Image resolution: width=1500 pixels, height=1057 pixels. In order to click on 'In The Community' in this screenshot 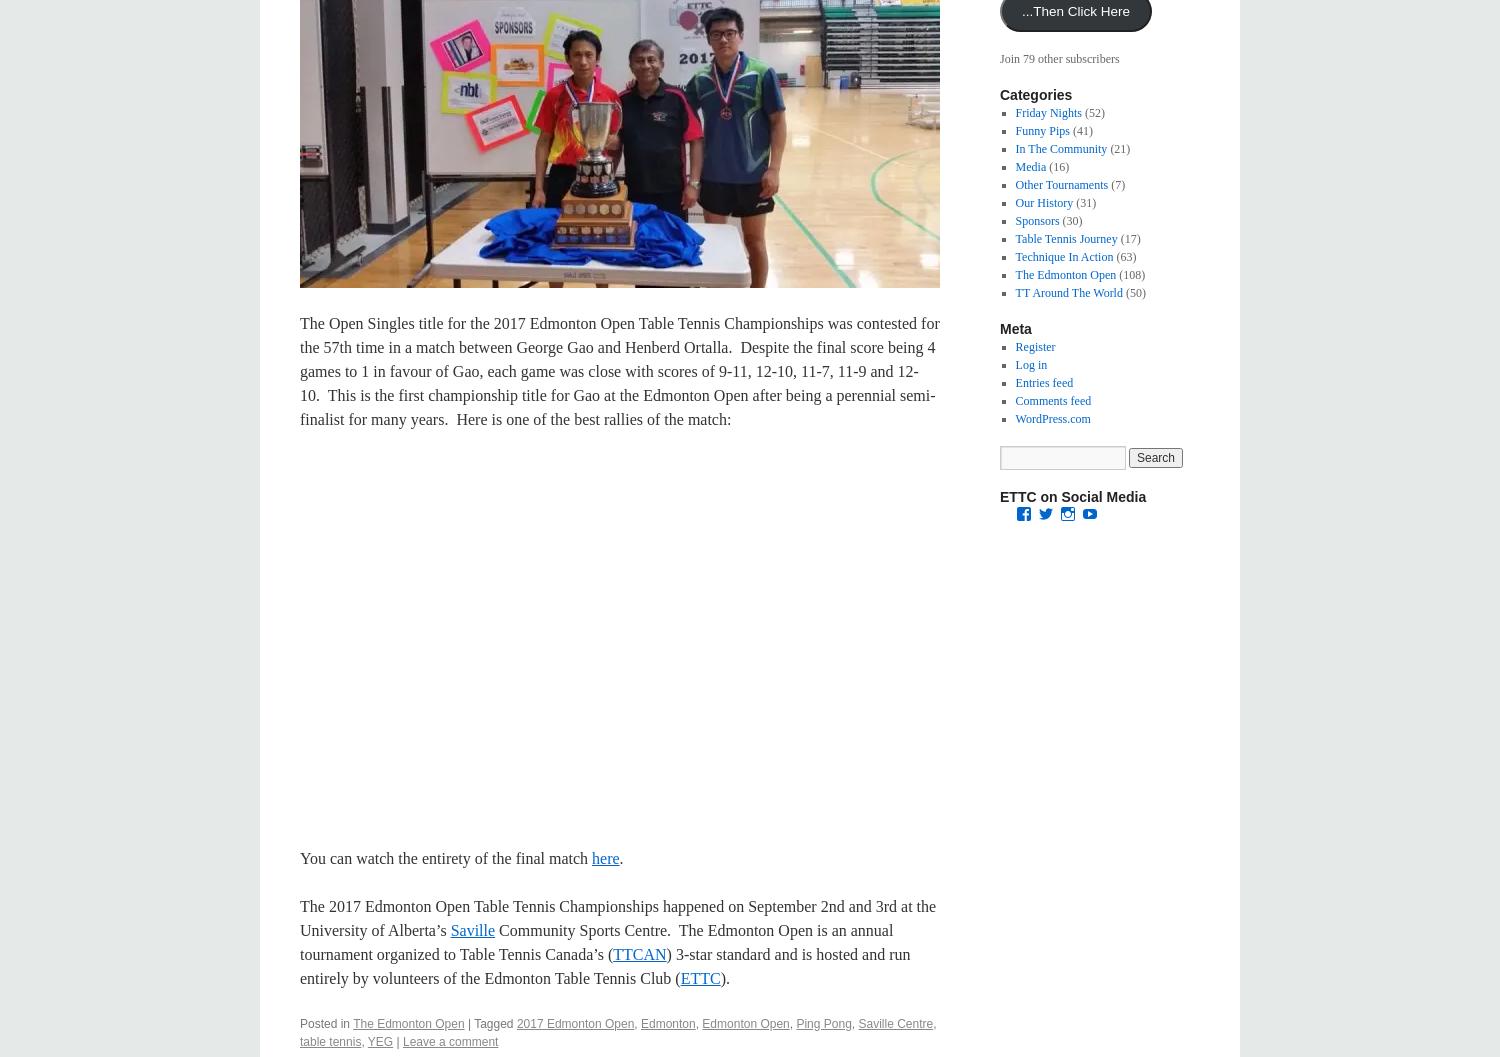, I will do `click(1060, 148)`.